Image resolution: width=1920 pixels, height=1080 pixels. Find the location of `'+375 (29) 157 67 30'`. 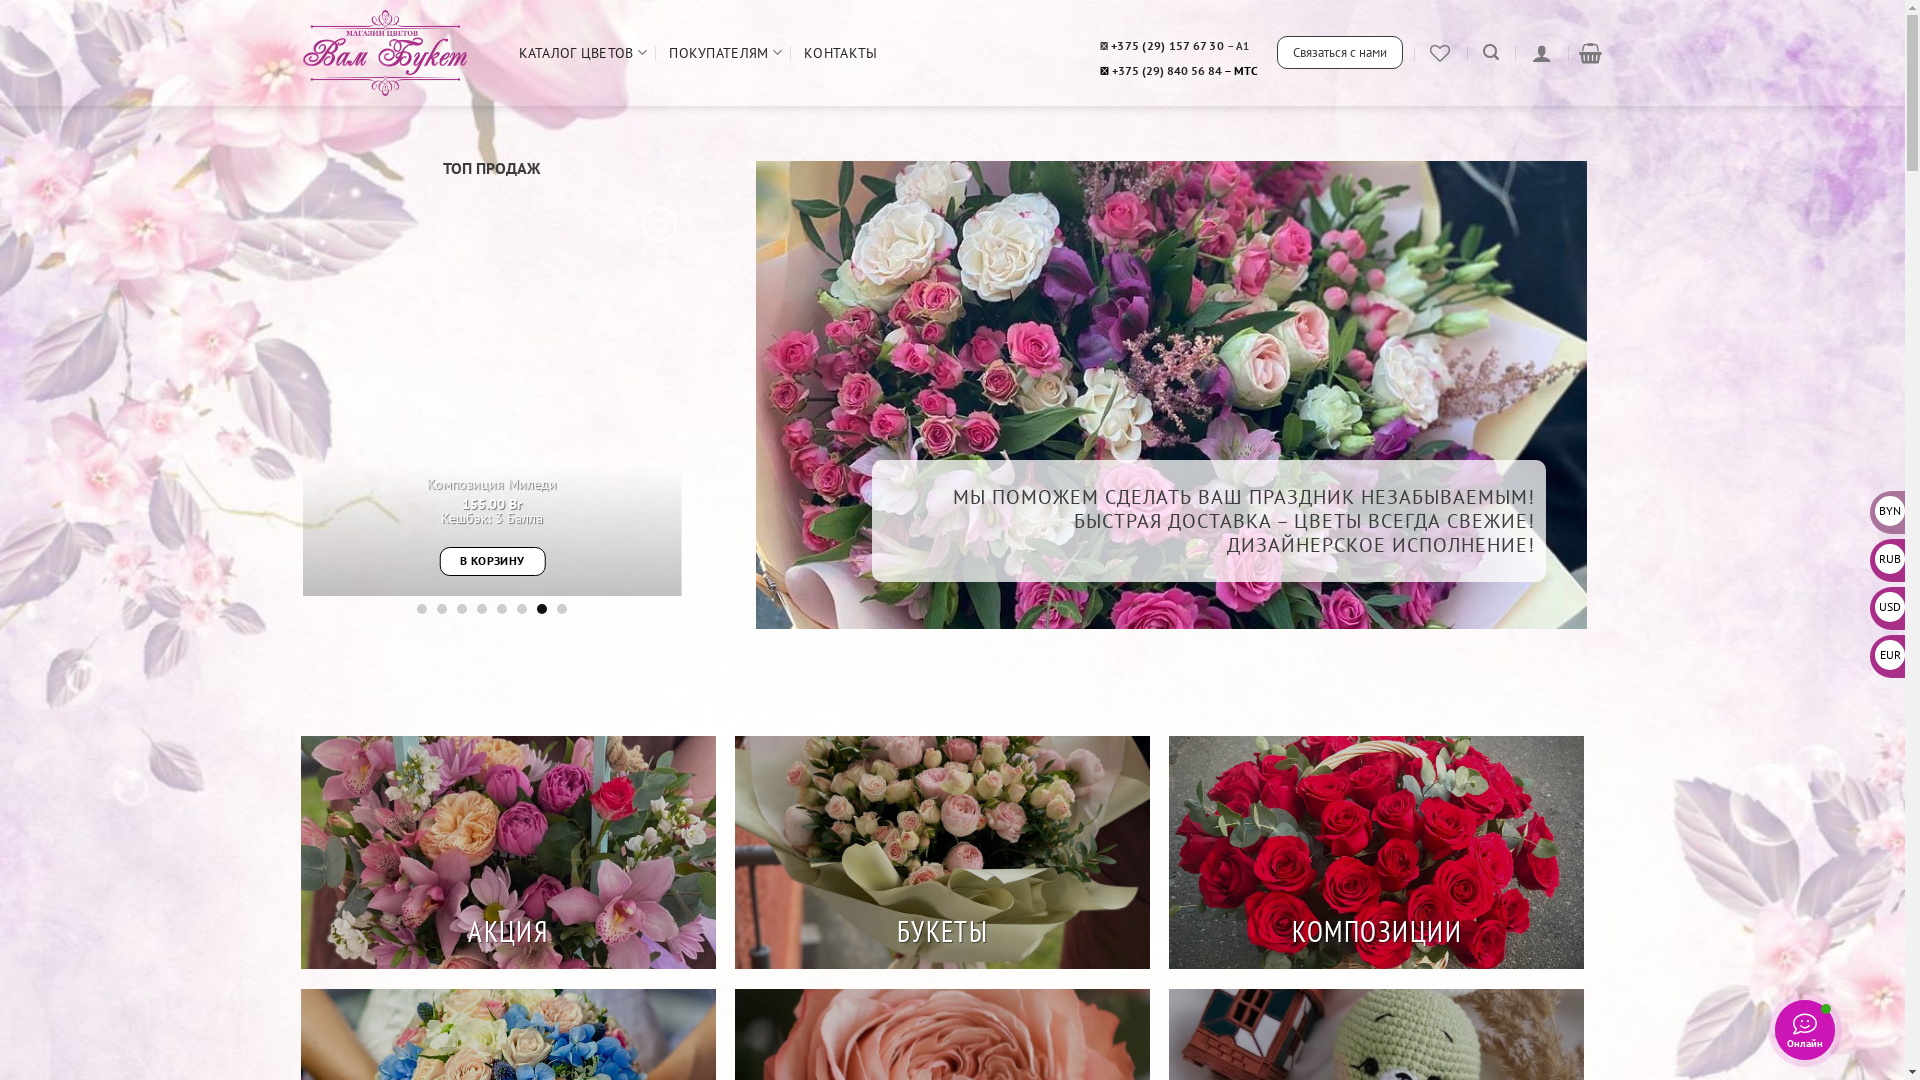

'+375 (29) 157 67 30' is located at coordinates (1109, 45).